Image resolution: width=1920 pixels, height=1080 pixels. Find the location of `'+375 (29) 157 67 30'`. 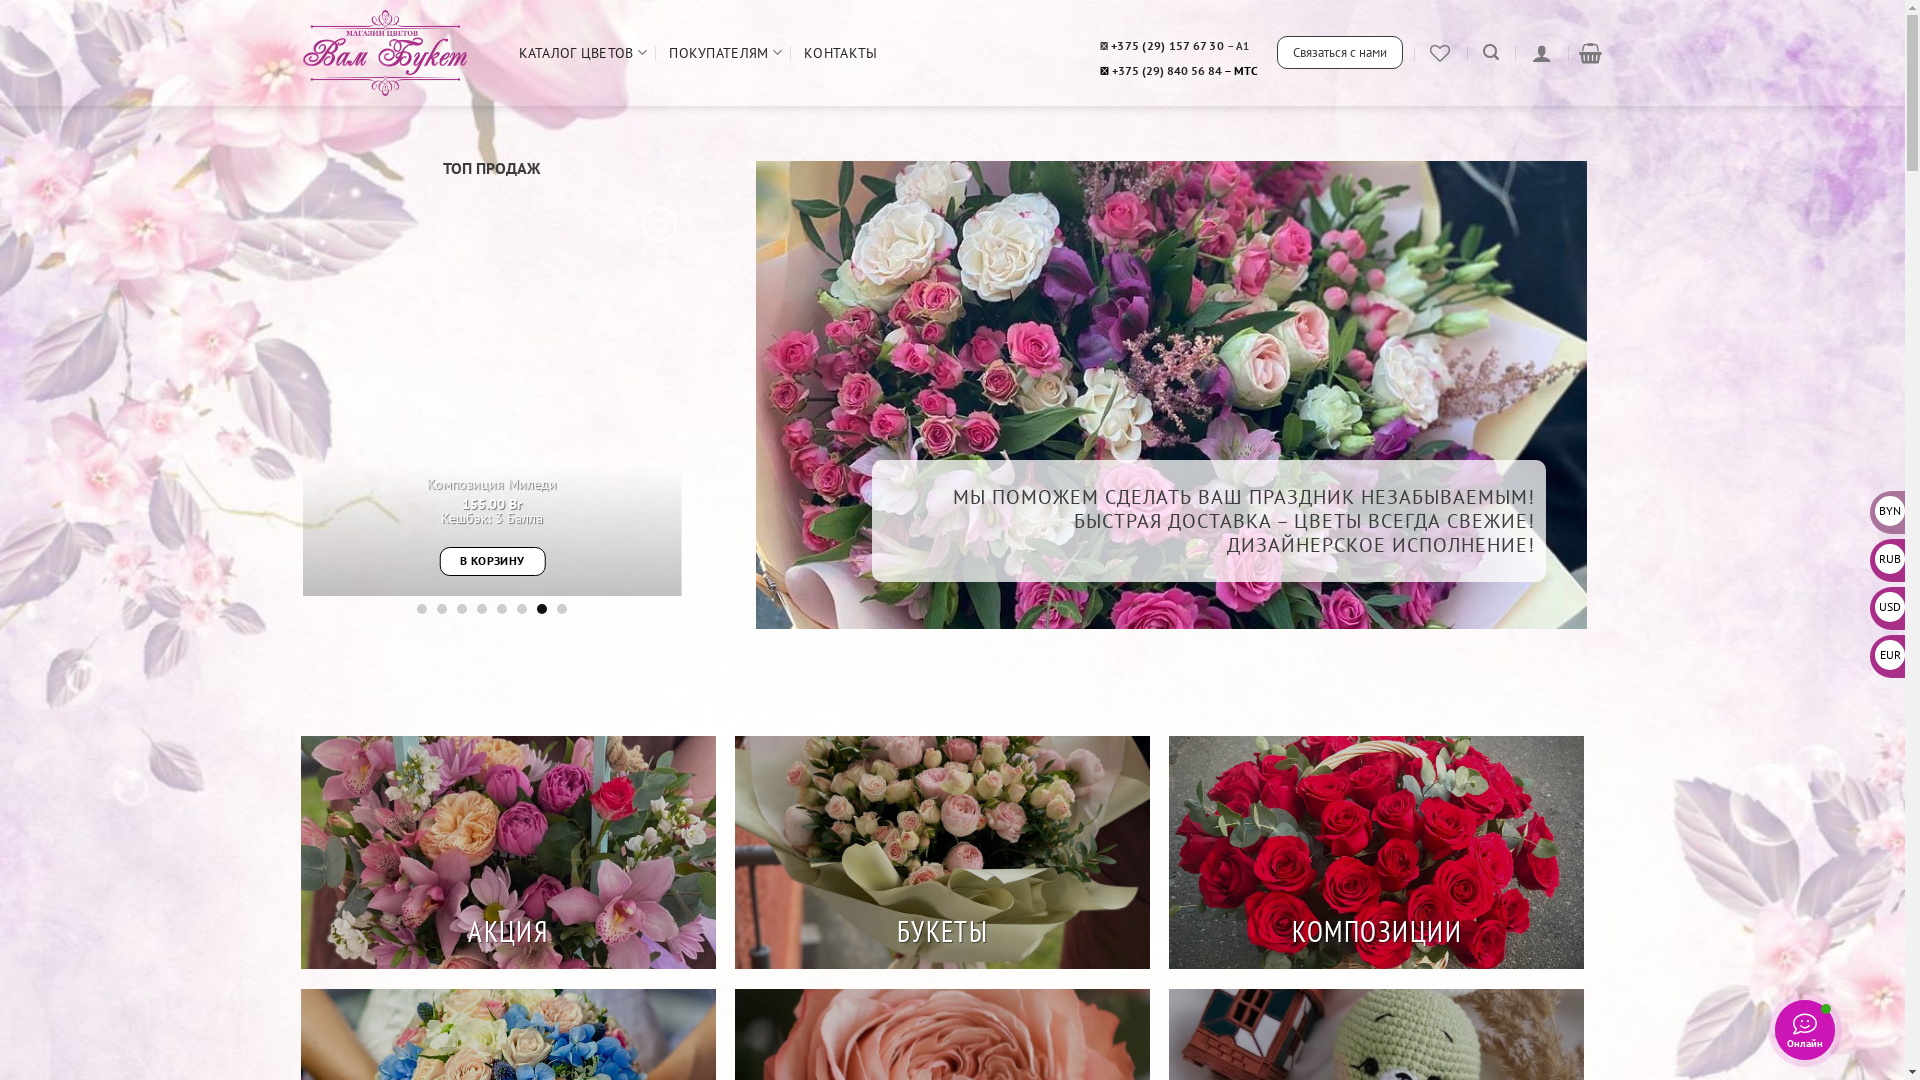

'+375 (29) 157 67 30' is located at coordinates (1109, 45).